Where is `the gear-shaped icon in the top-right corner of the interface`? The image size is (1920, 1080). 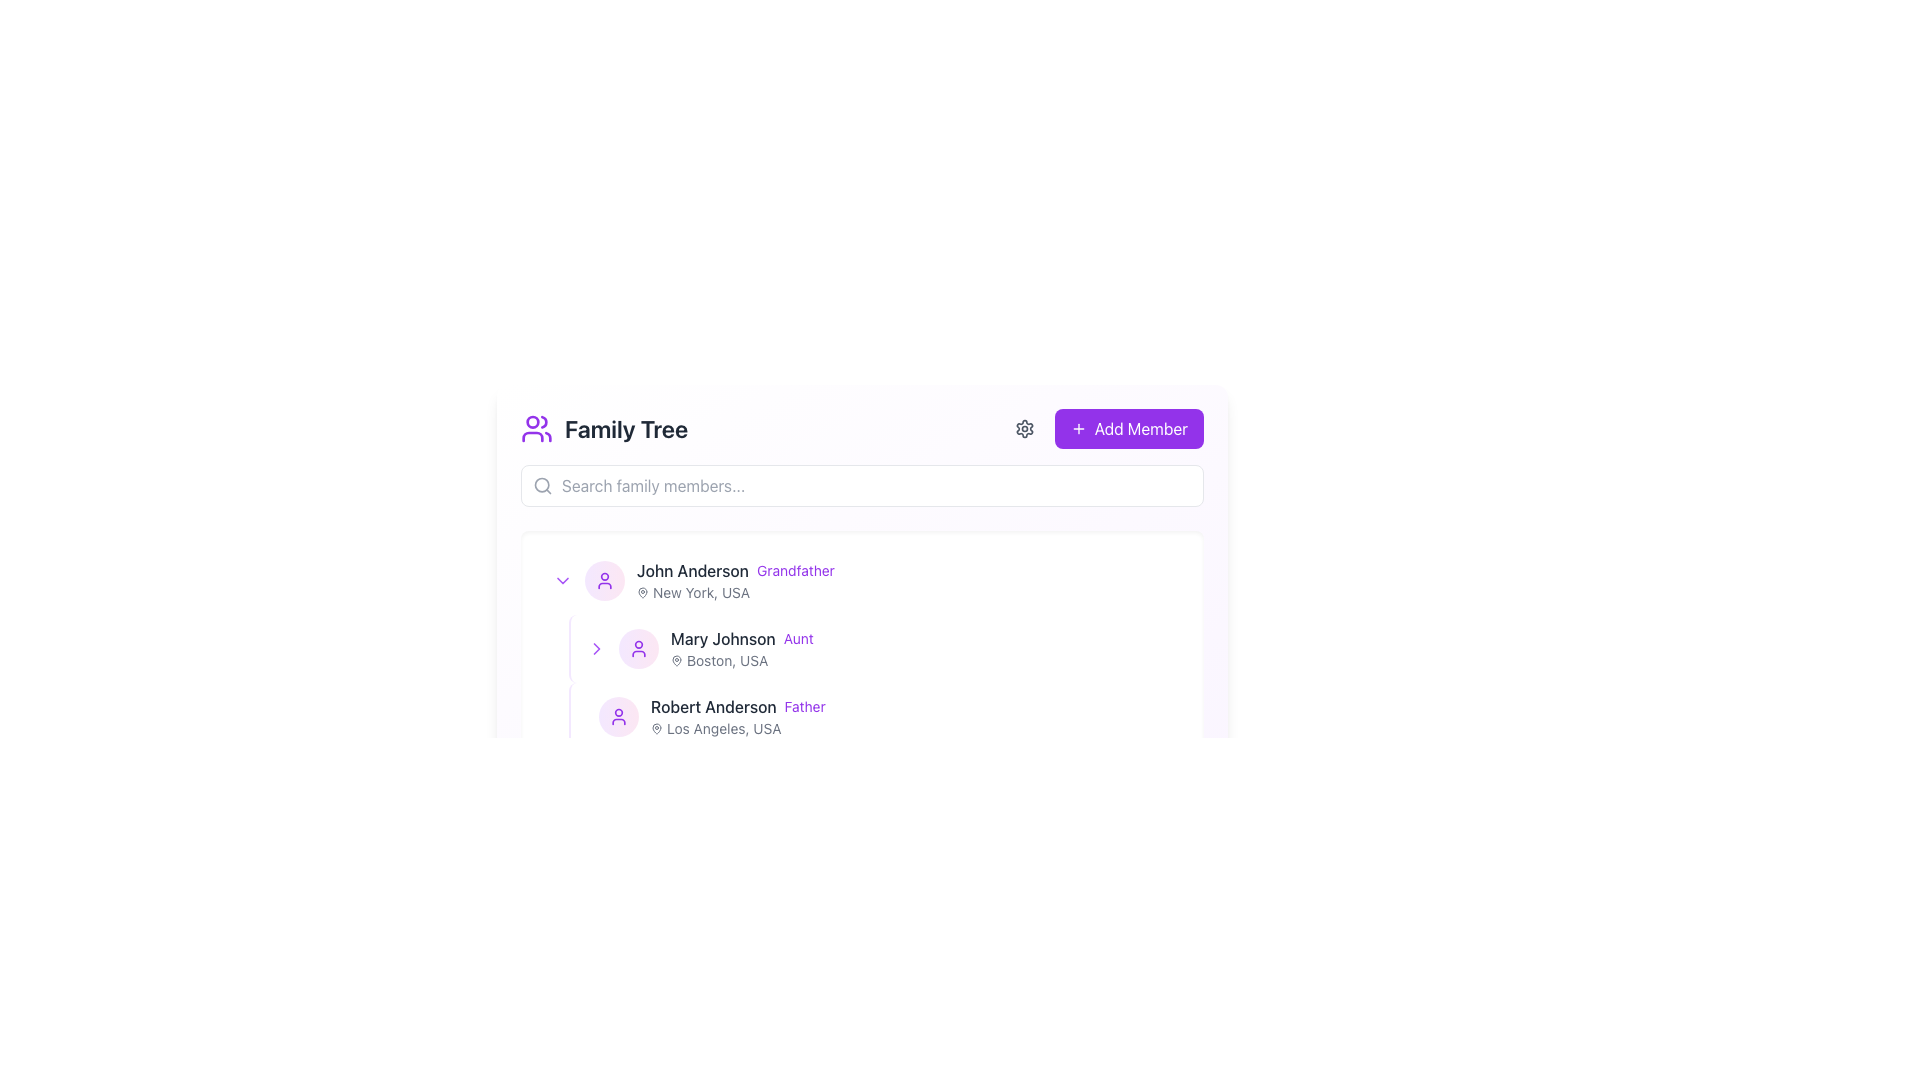
the gear-shaped icon in the top-right corner of the interface is located at coordinates (1024, 427).